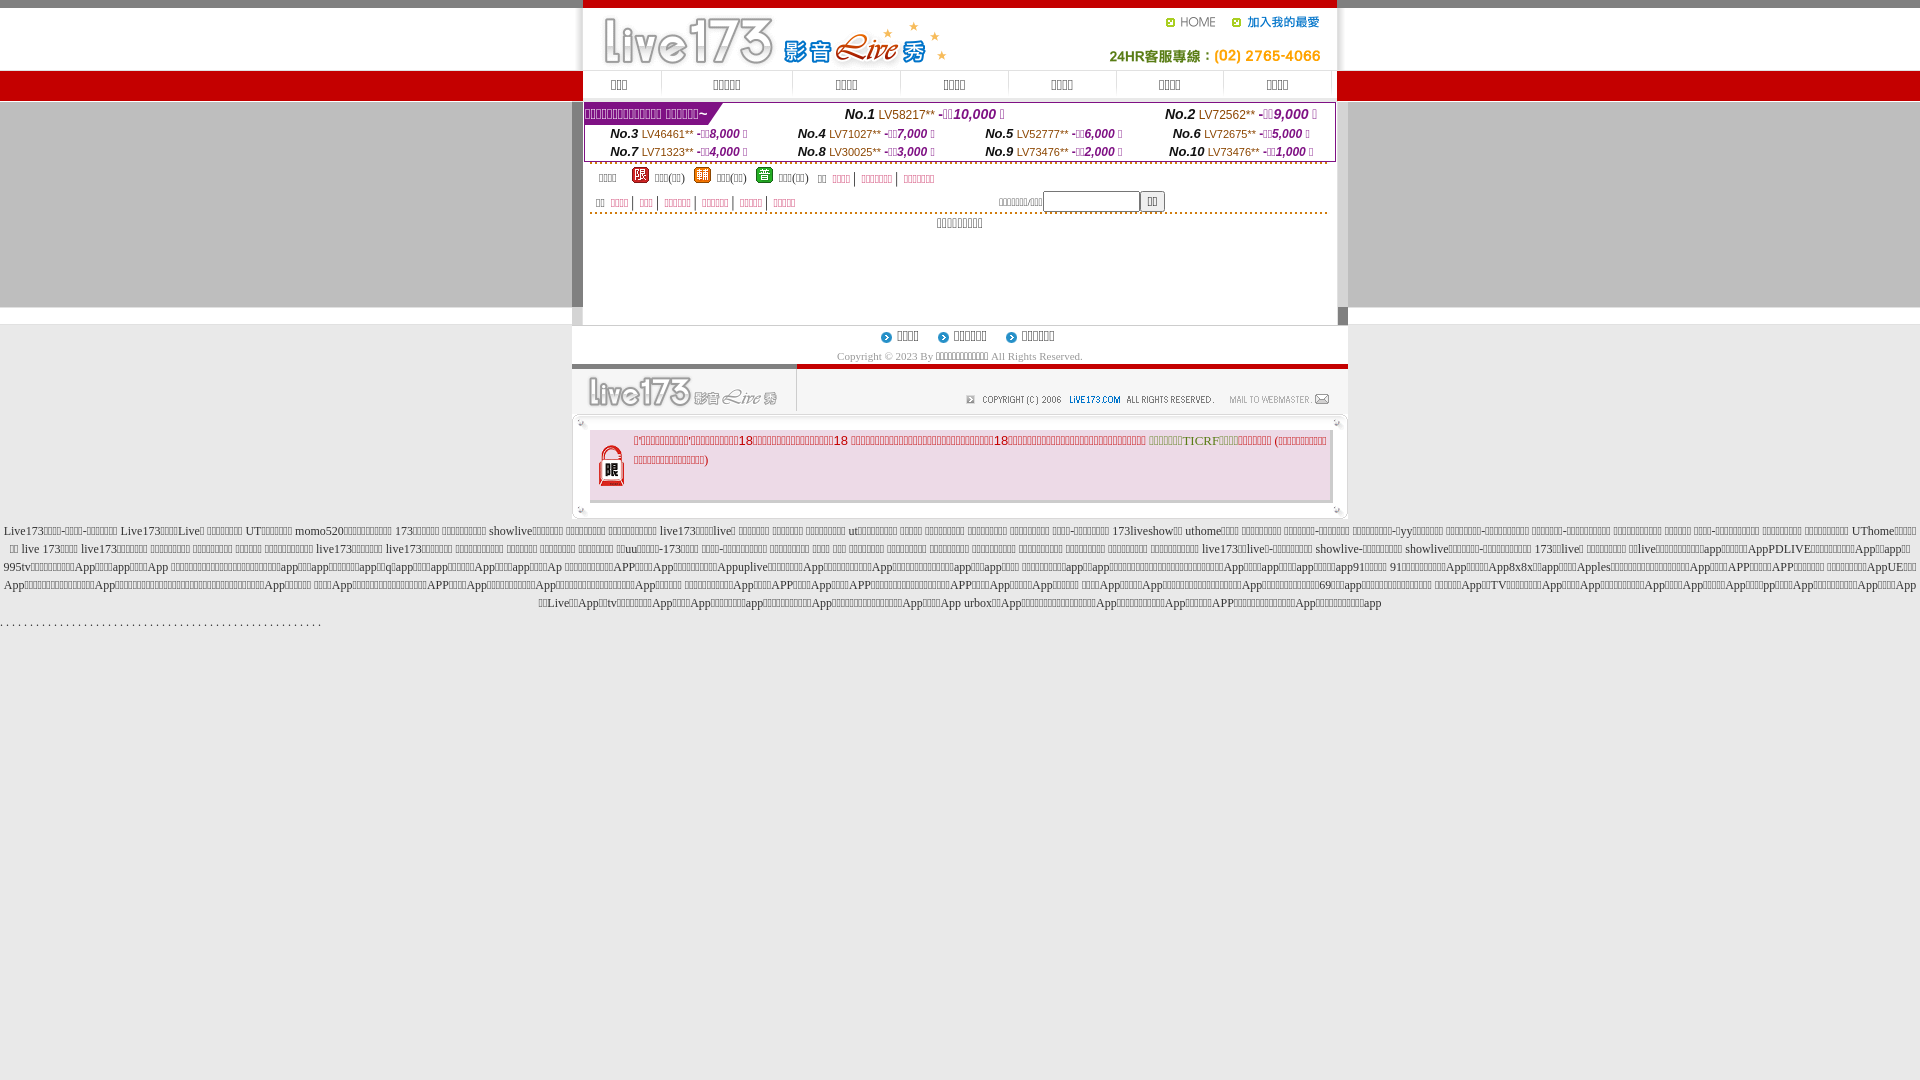 This screenshot has width=1920, height=1080. Describe the element at coordinates (227, 620) in the screenshot. I see `'.'` at that location.